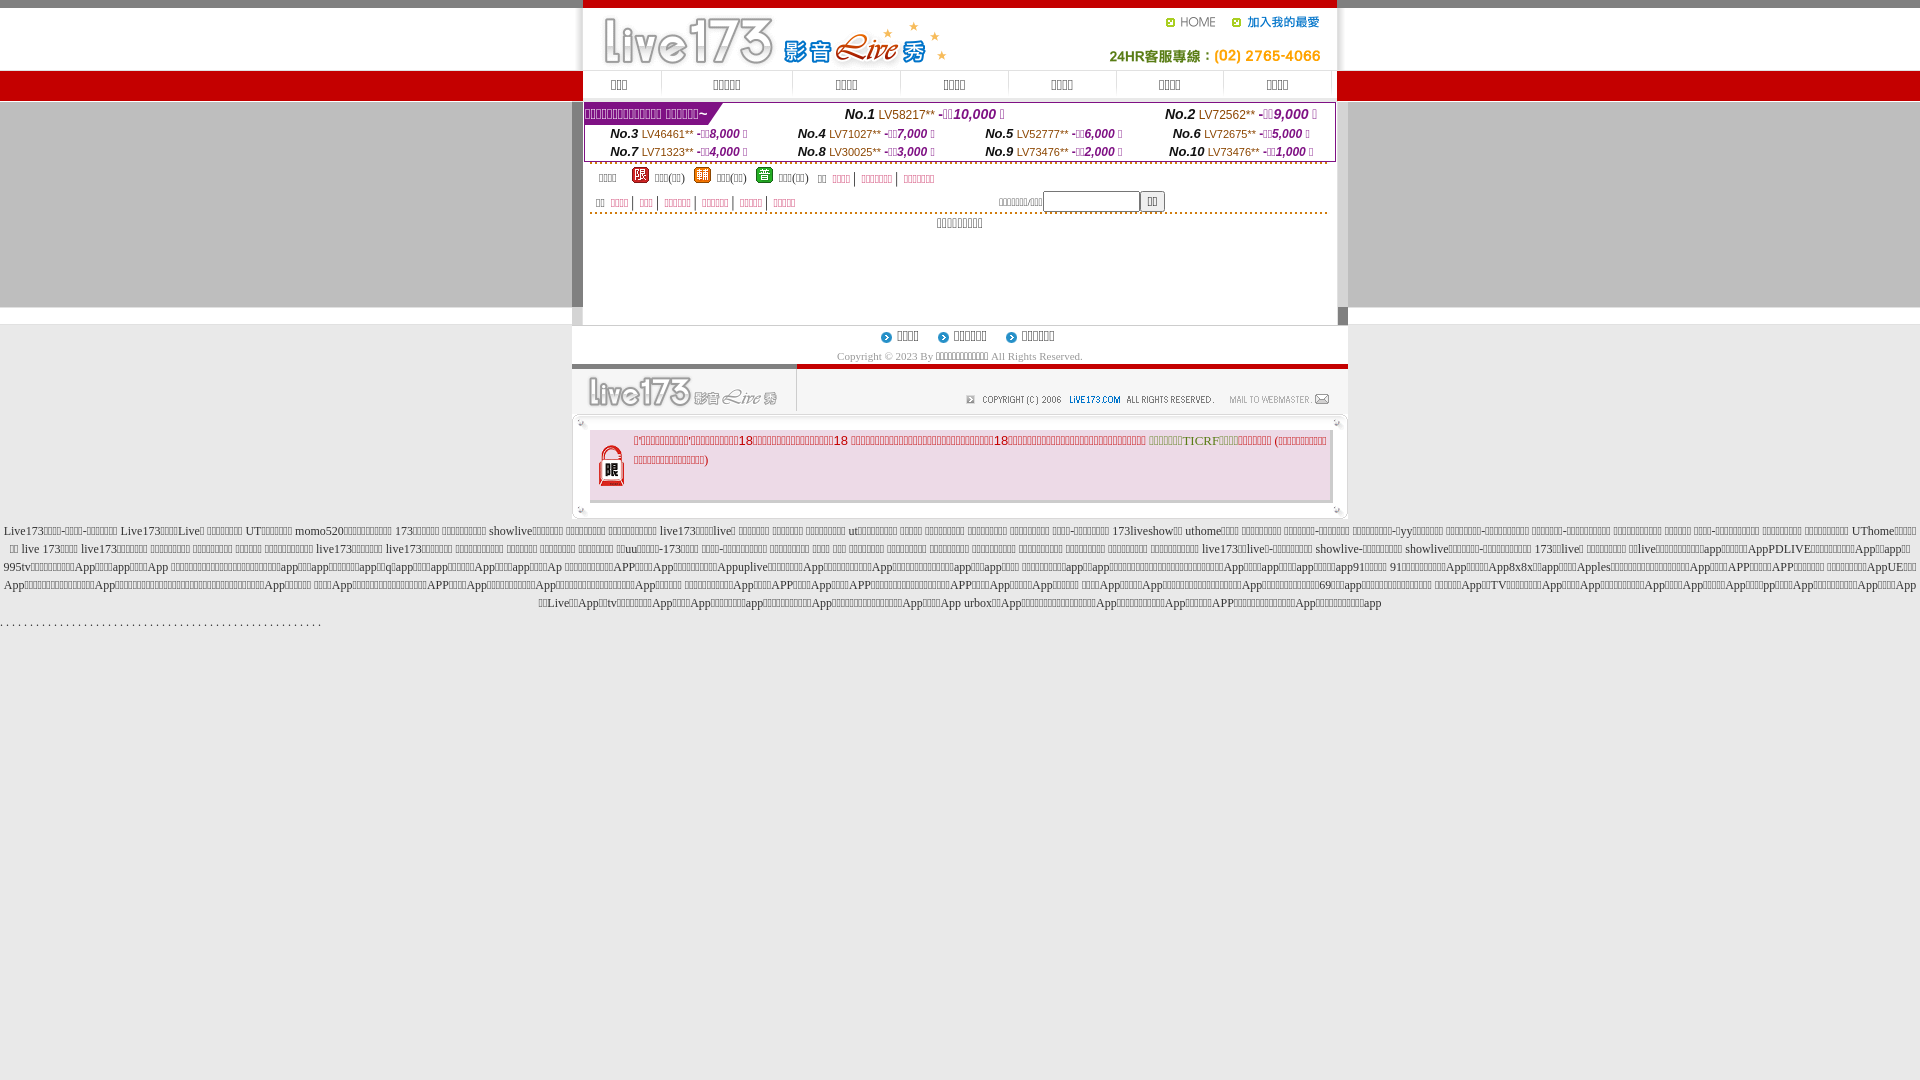 This screenshot has width=1920, height=1080. Describe the element at coordinates (227, 620) in the screenshot. I see `'.'` at that location.